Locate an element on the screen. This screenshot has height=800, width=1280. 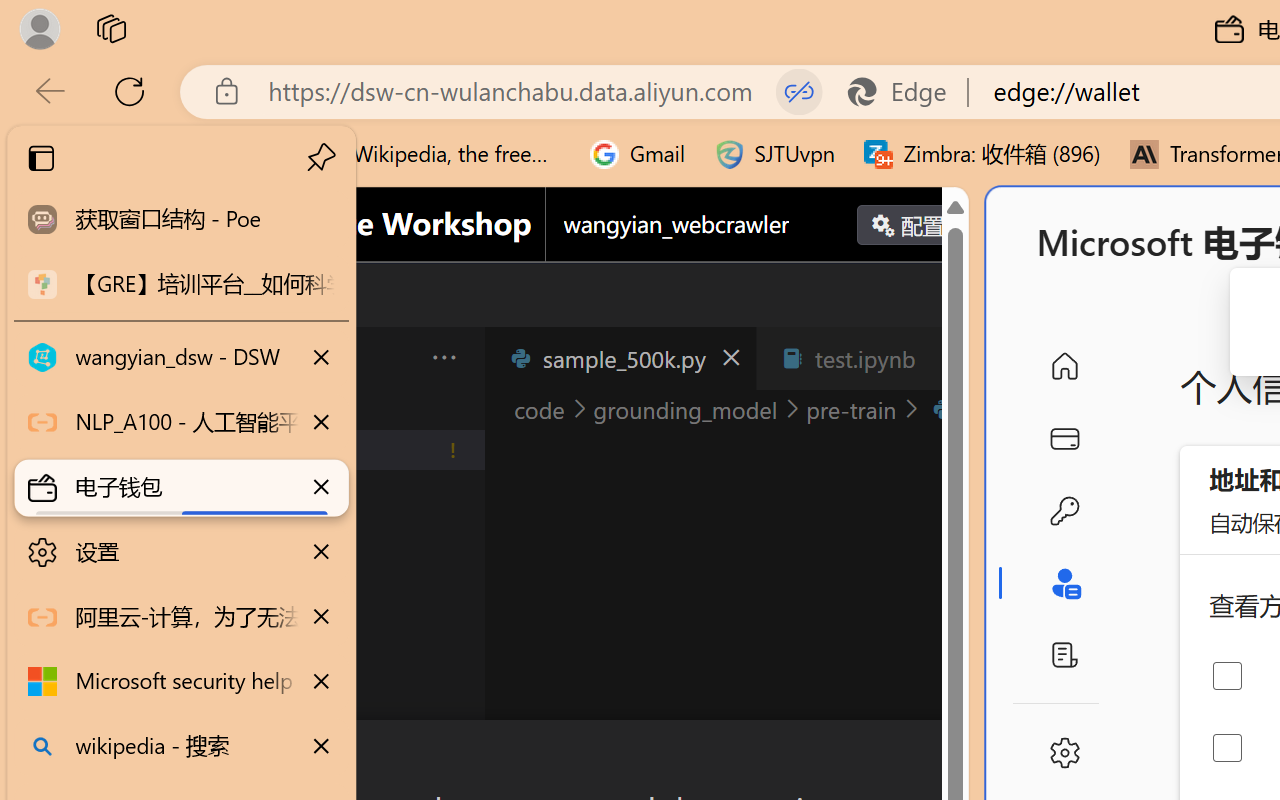
'test.ipynb' is located at coordinates (864, 358).